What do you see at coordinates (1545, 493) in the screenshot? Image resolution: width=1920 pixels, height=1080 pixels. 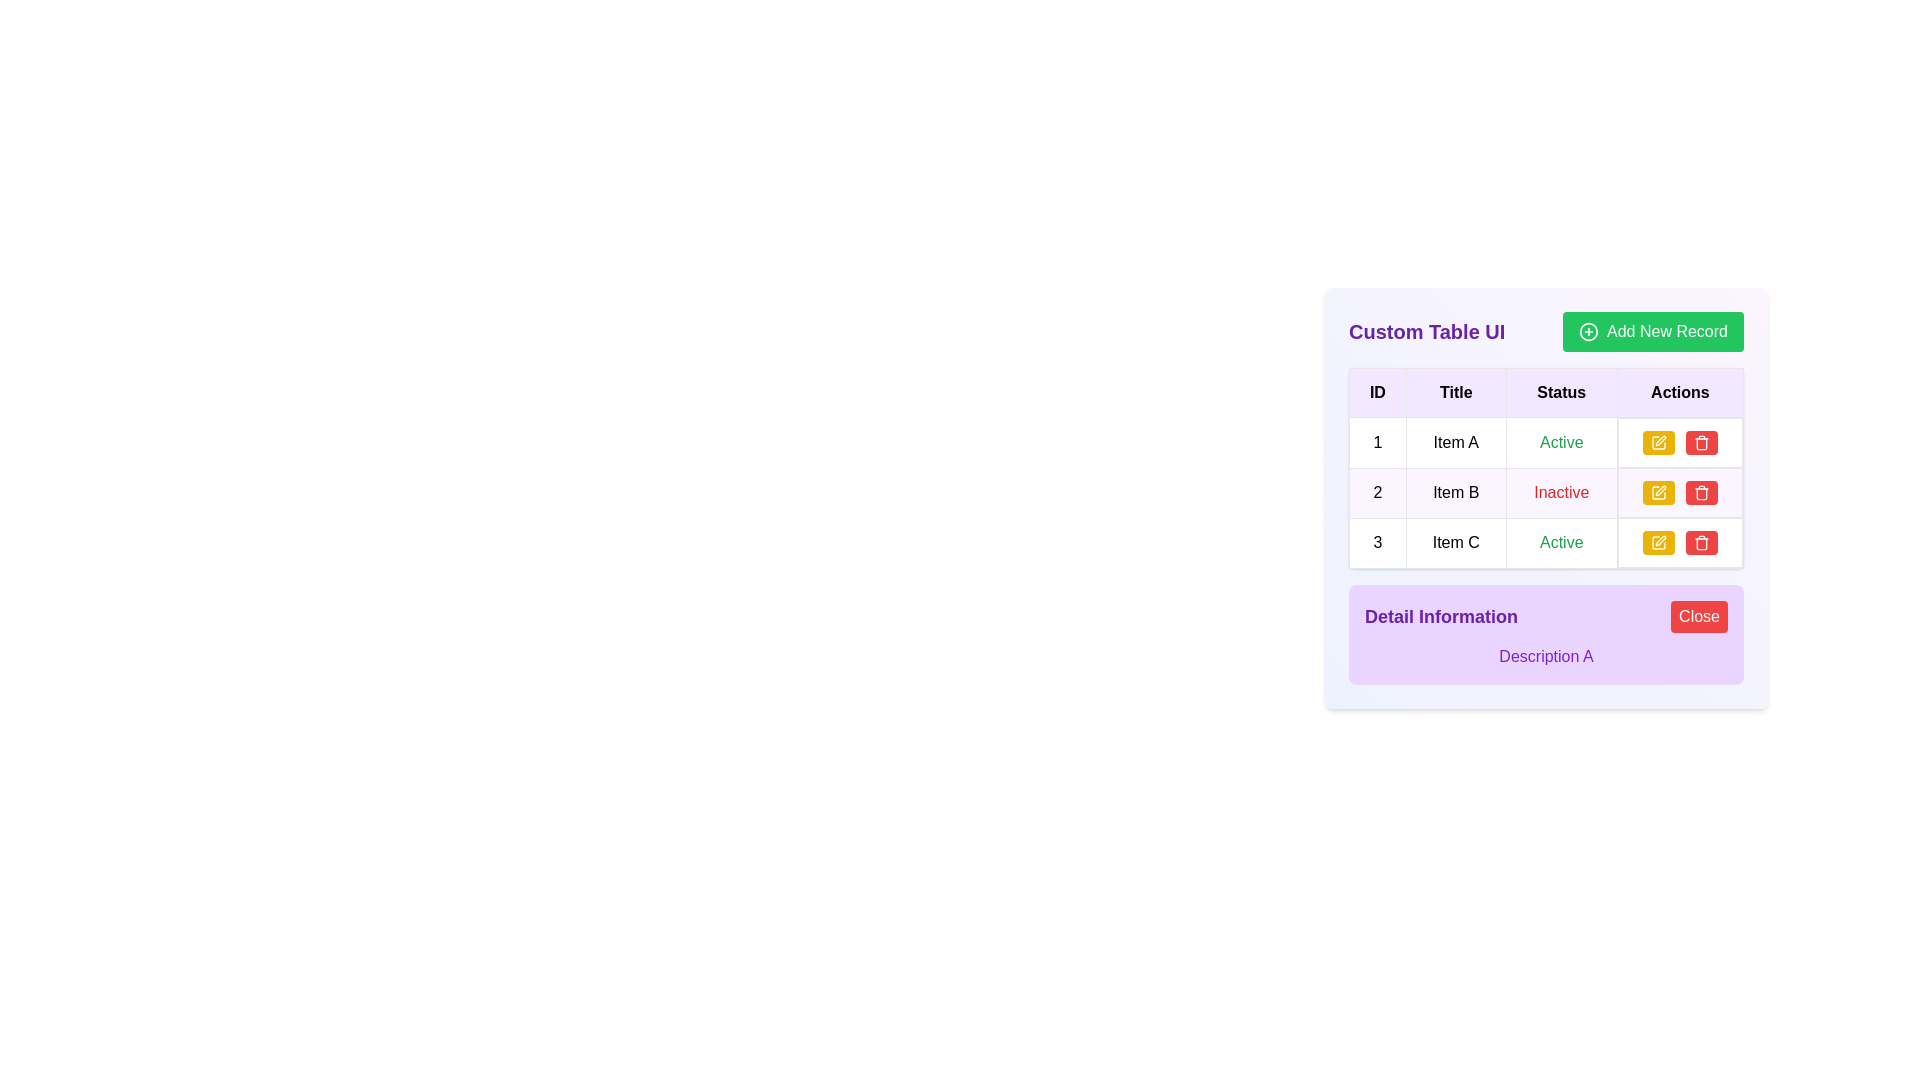 I see `the second row of the table that displays data, located between the rows containing 'Item A' and 'Item C'` at bounding box center [1545, 493].